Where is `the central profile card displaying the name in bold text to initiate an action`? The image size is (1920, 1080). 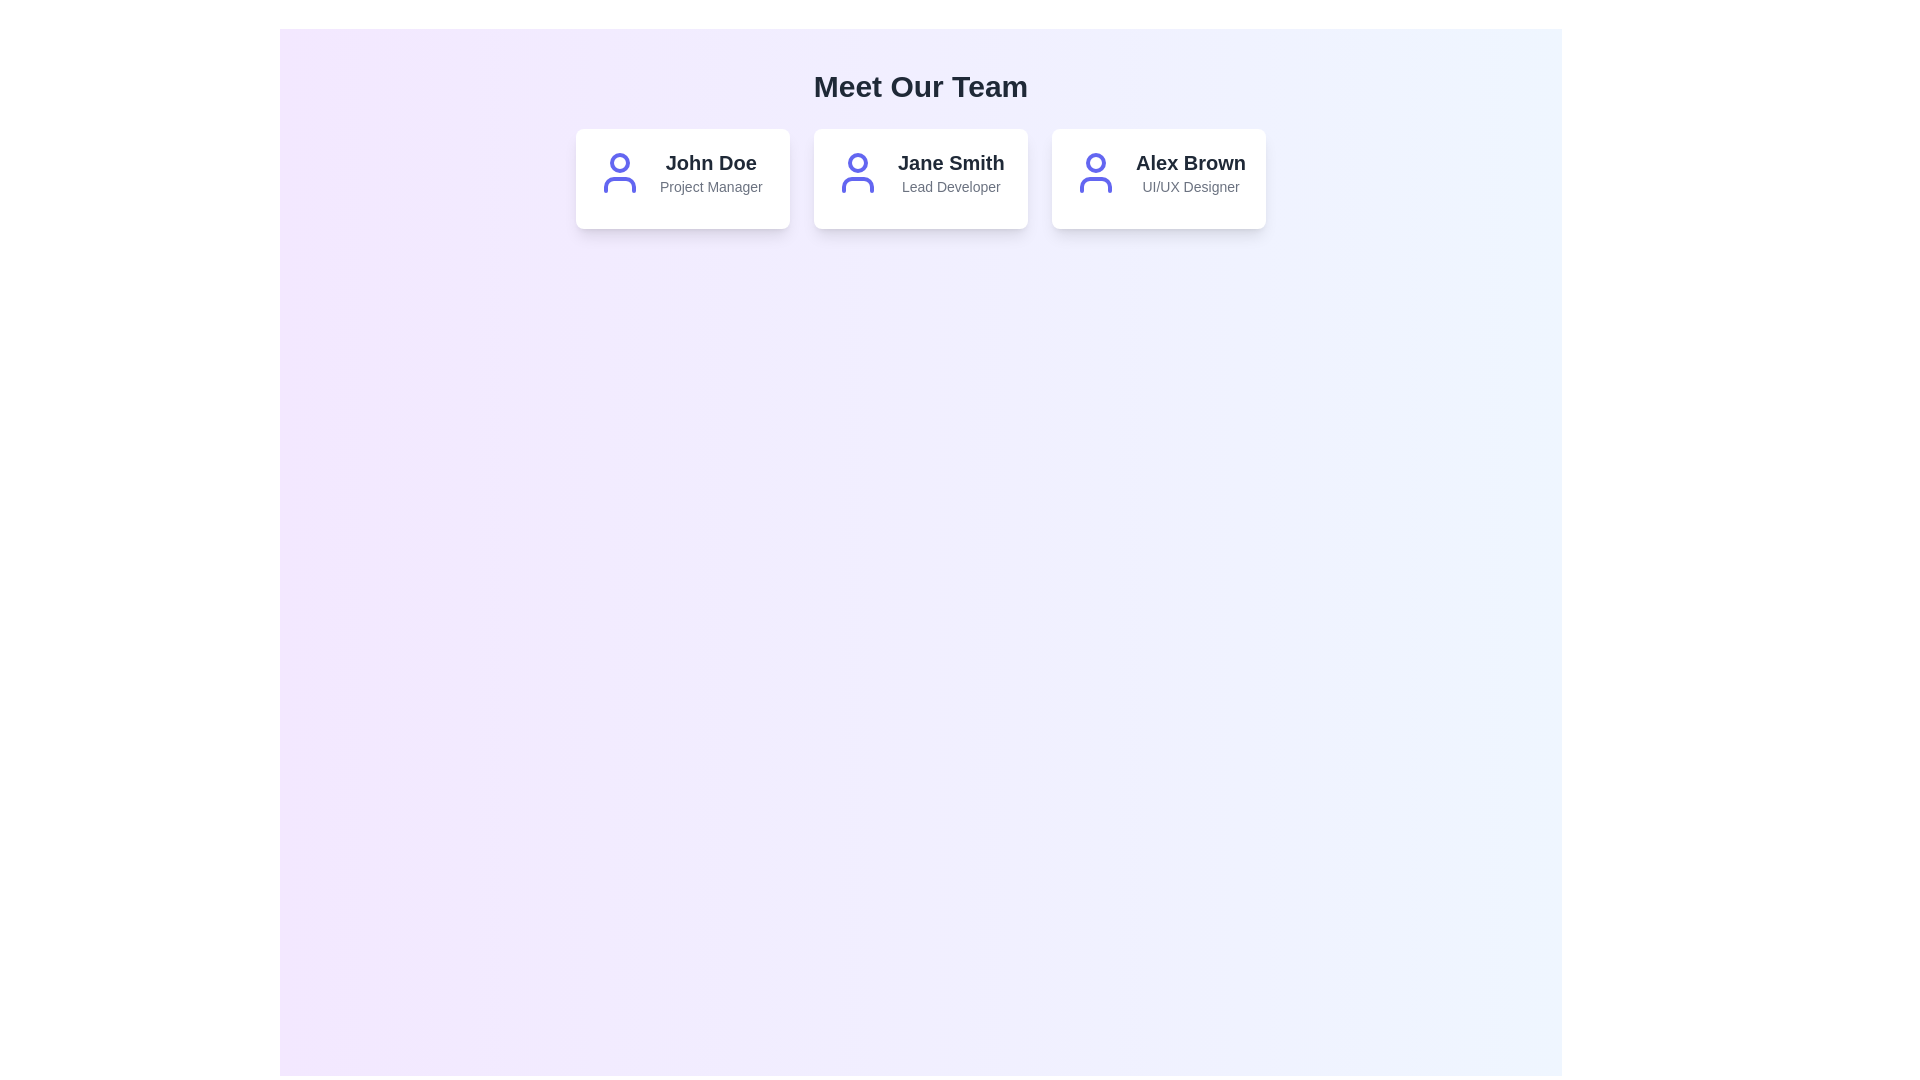 the central profile card displaying the name in bold text to initiate an action is located at coordinates (920, 177).